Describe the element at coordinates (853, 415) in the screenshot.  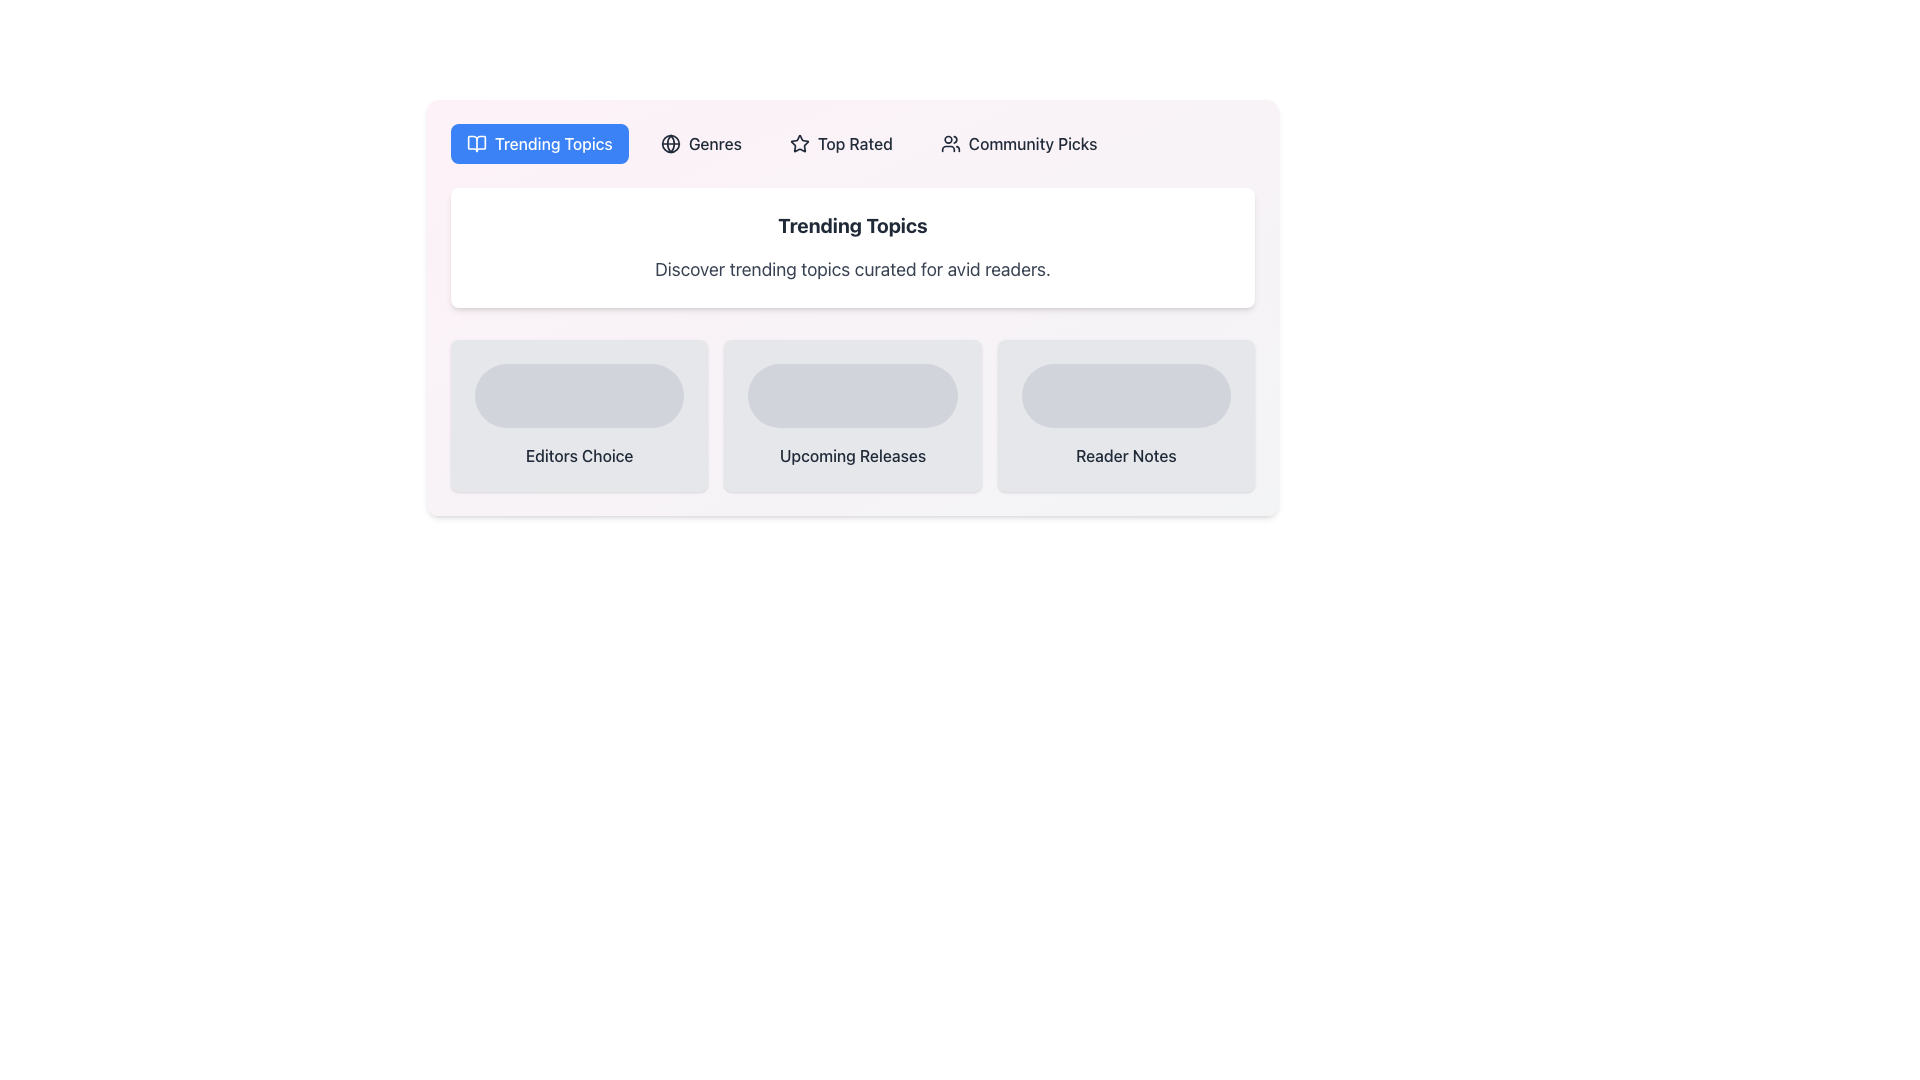
I see `the 'Upcoming Releases' card, which is the middle card in the row of three under the 'Trending Topics' section` at that location.